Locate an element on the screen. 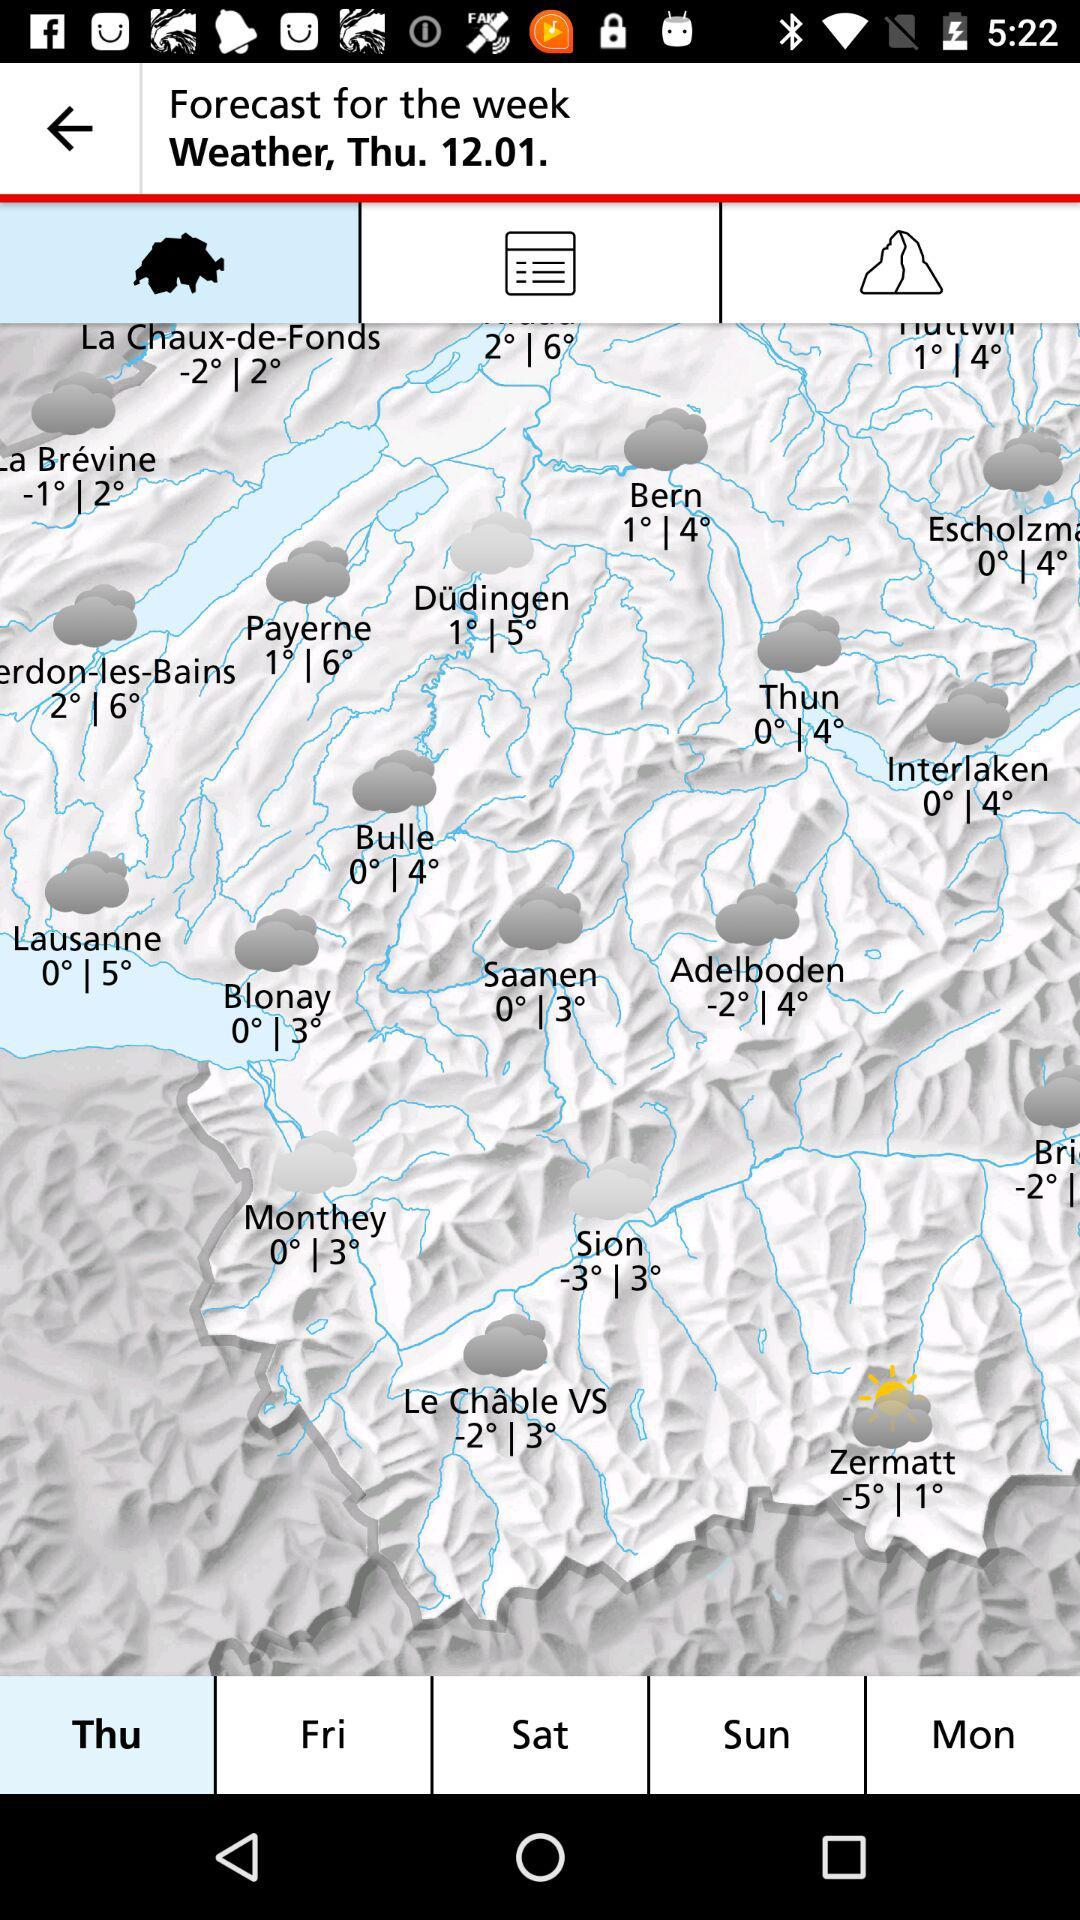  icon to the right of the fri item is located at coordinates (540, 1734).